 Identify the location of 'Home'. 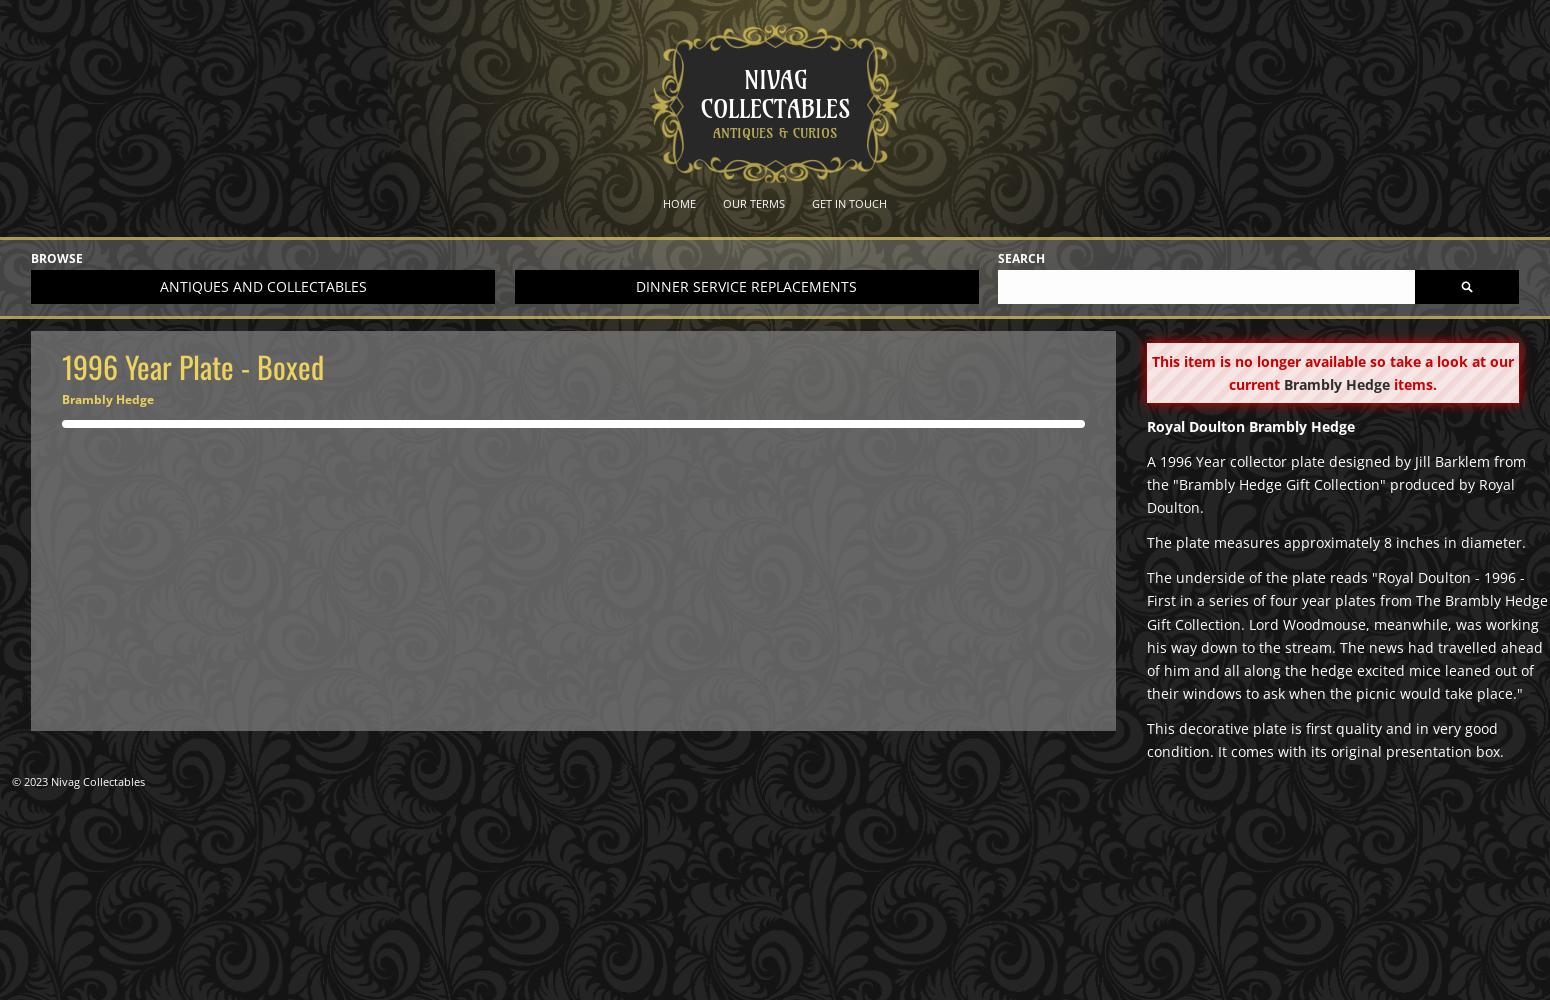
(661, 202).